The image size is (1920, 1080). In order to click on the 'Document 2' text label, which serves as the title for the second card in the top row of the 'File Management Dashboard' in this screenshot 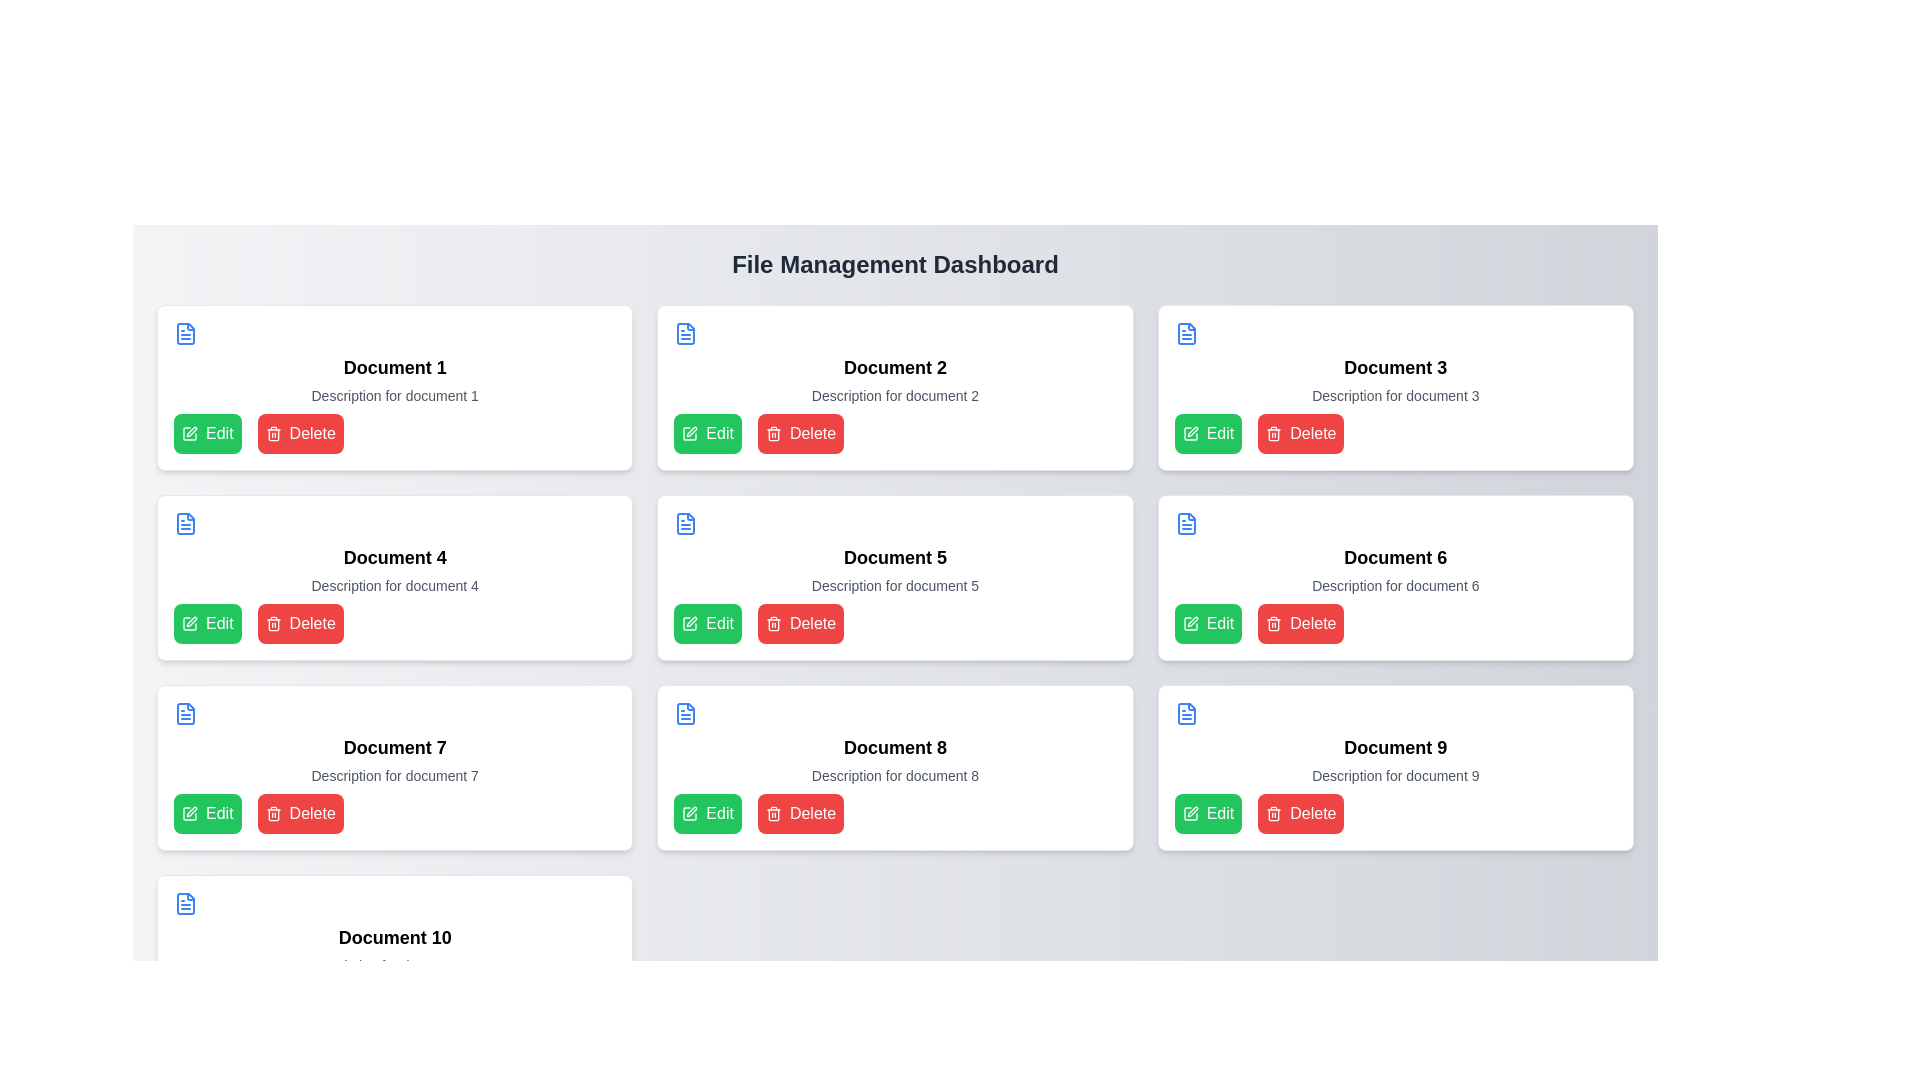, I will do `click(894, 367)`.